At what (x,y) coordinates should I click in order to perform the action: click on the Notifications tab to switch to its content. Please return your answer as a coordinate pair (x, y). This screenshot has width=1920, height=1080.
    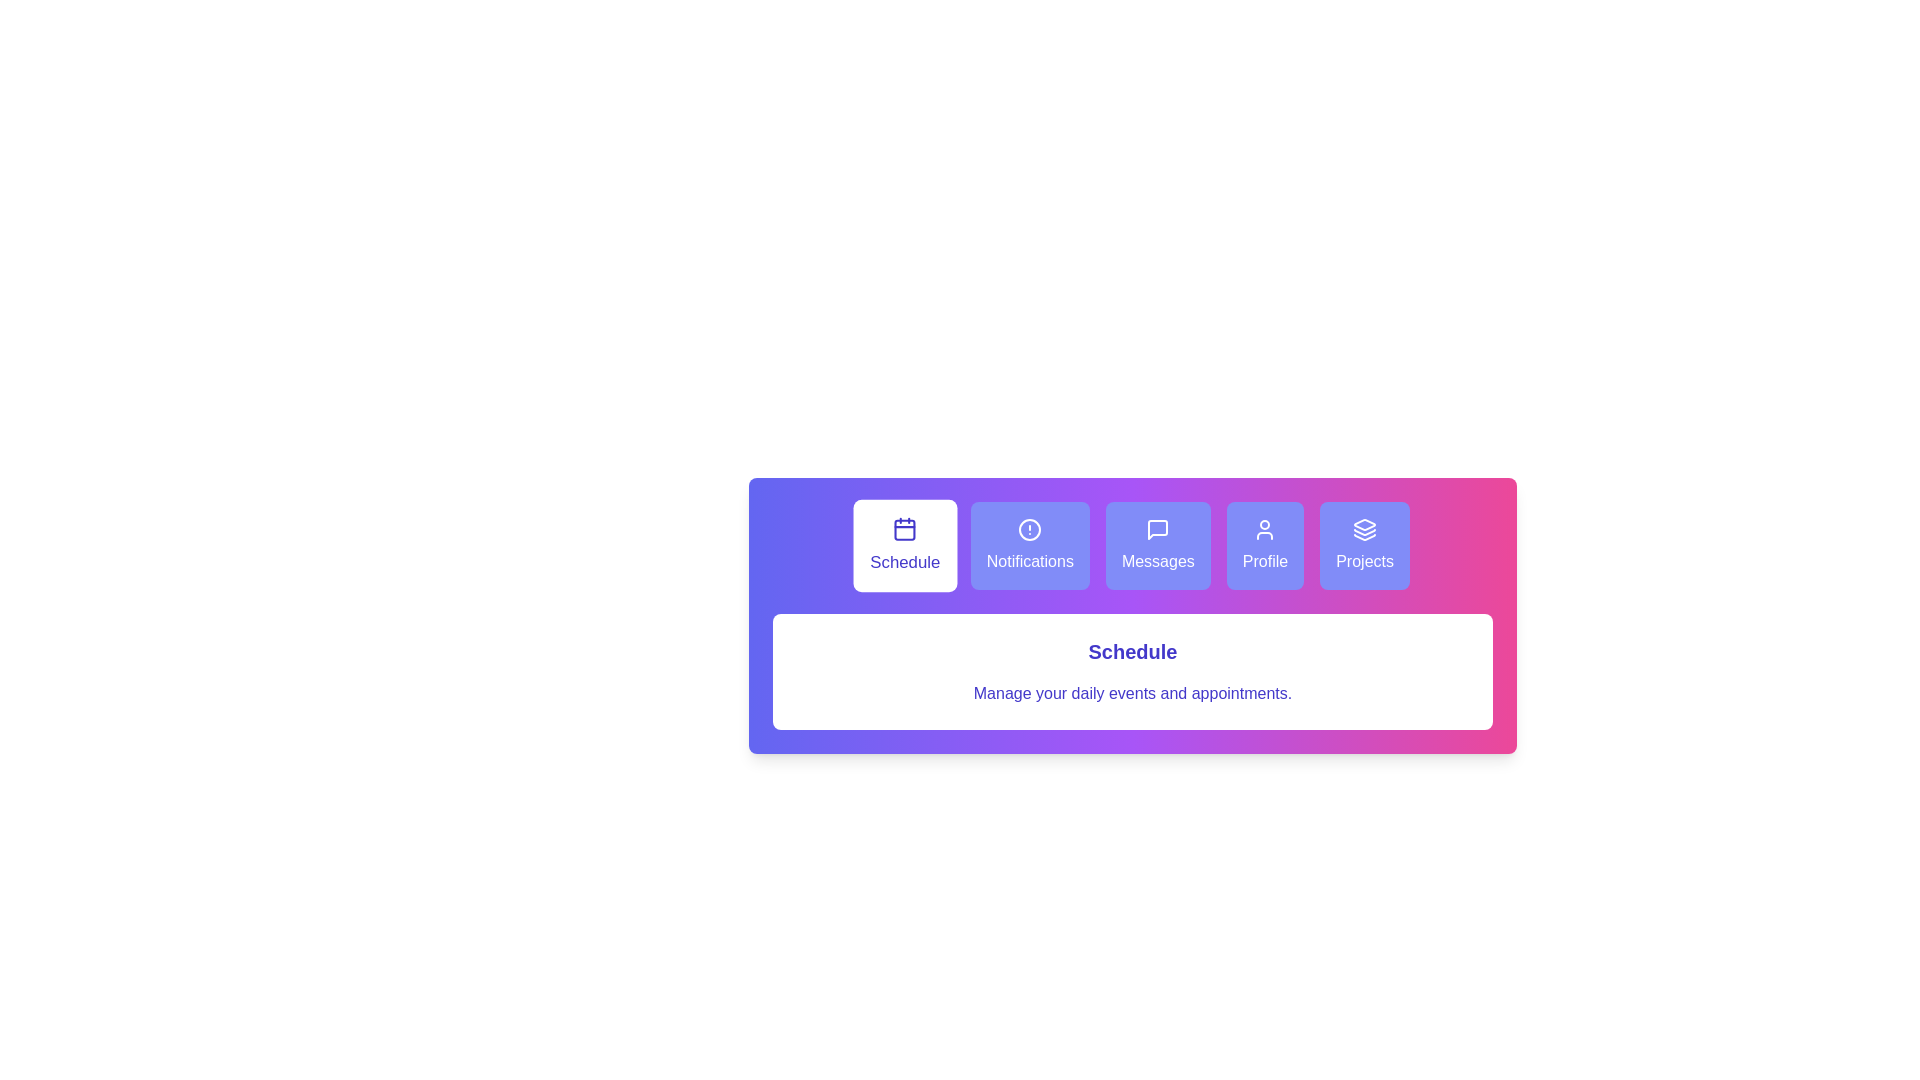
    Looking at the image, I should click on (1030, 546).